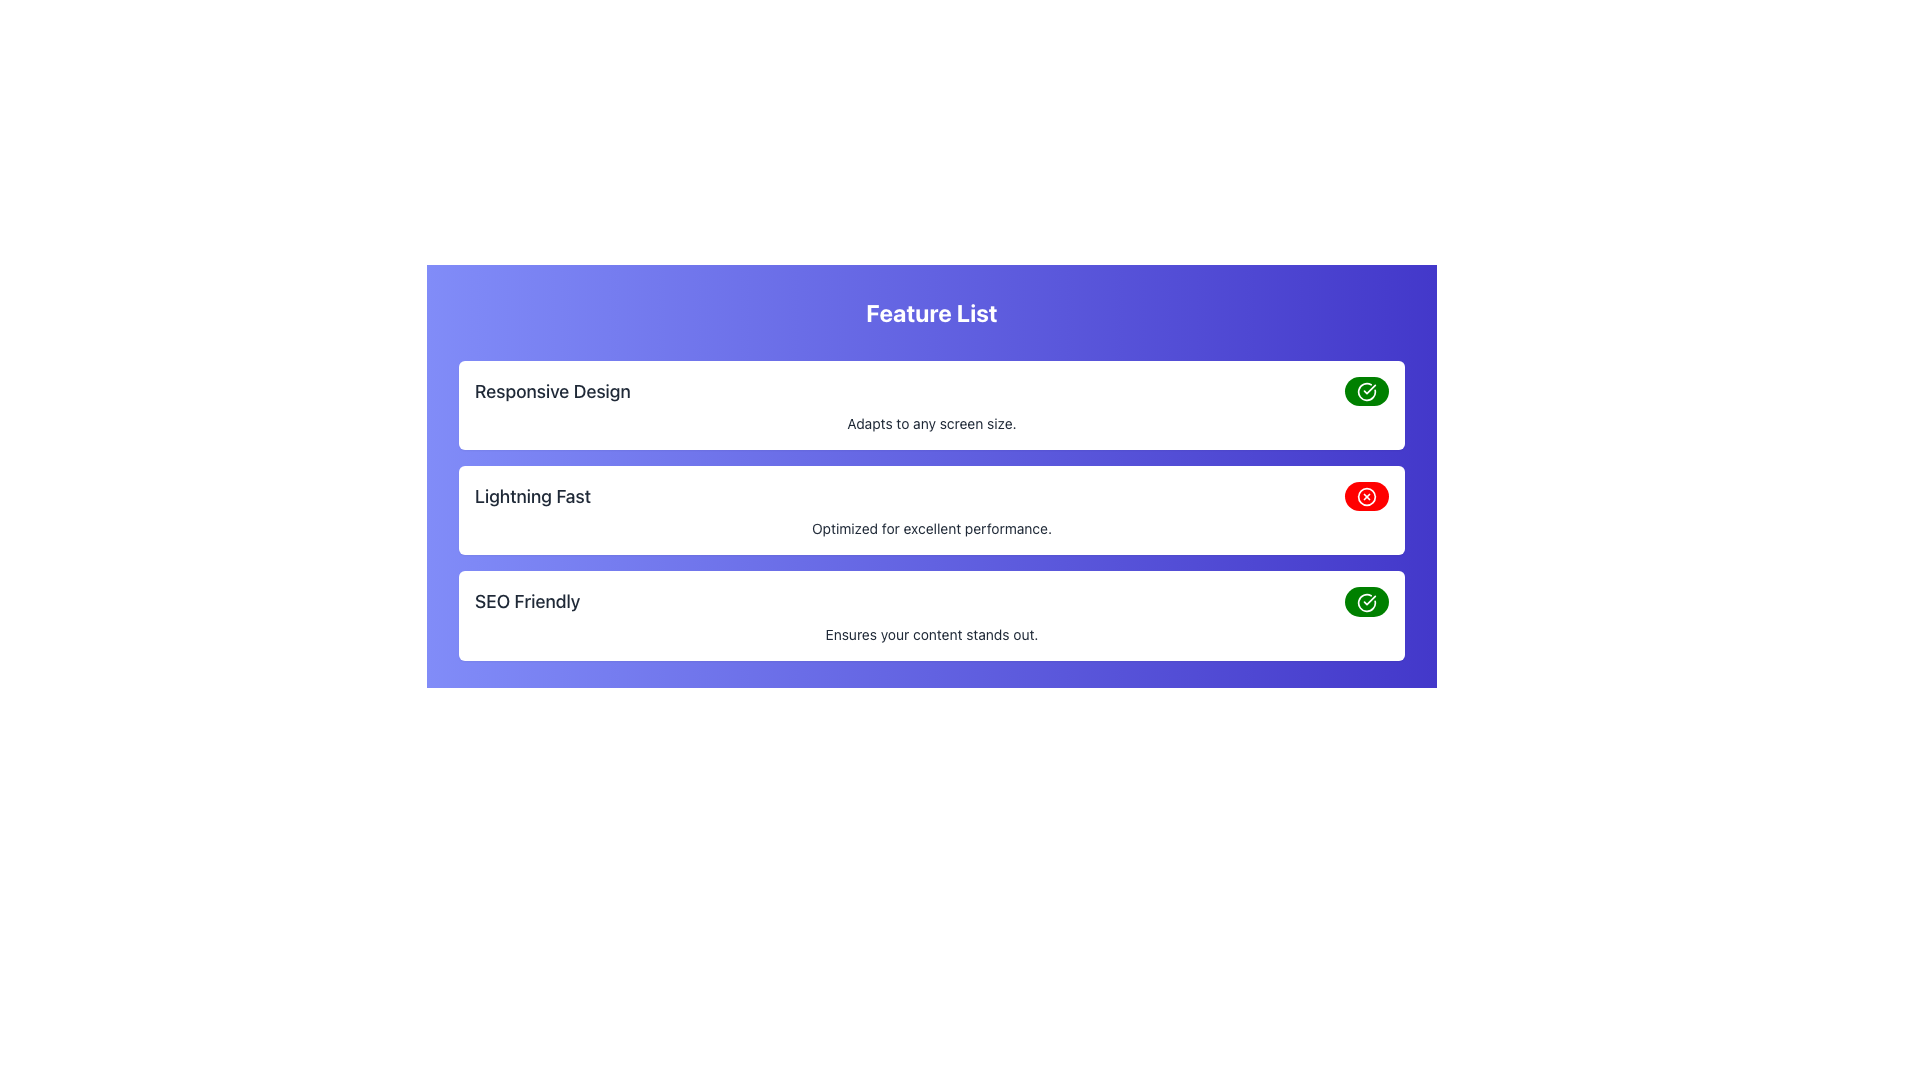 The image size is (1920, 1080). Describe the element at coordinates (1366, 392) in the screenshot. I see `the small circular icon with a green background and a checkmark symbol, which is aligned to the right side of the 'SEO Friendly' label in the feature list` at that location.